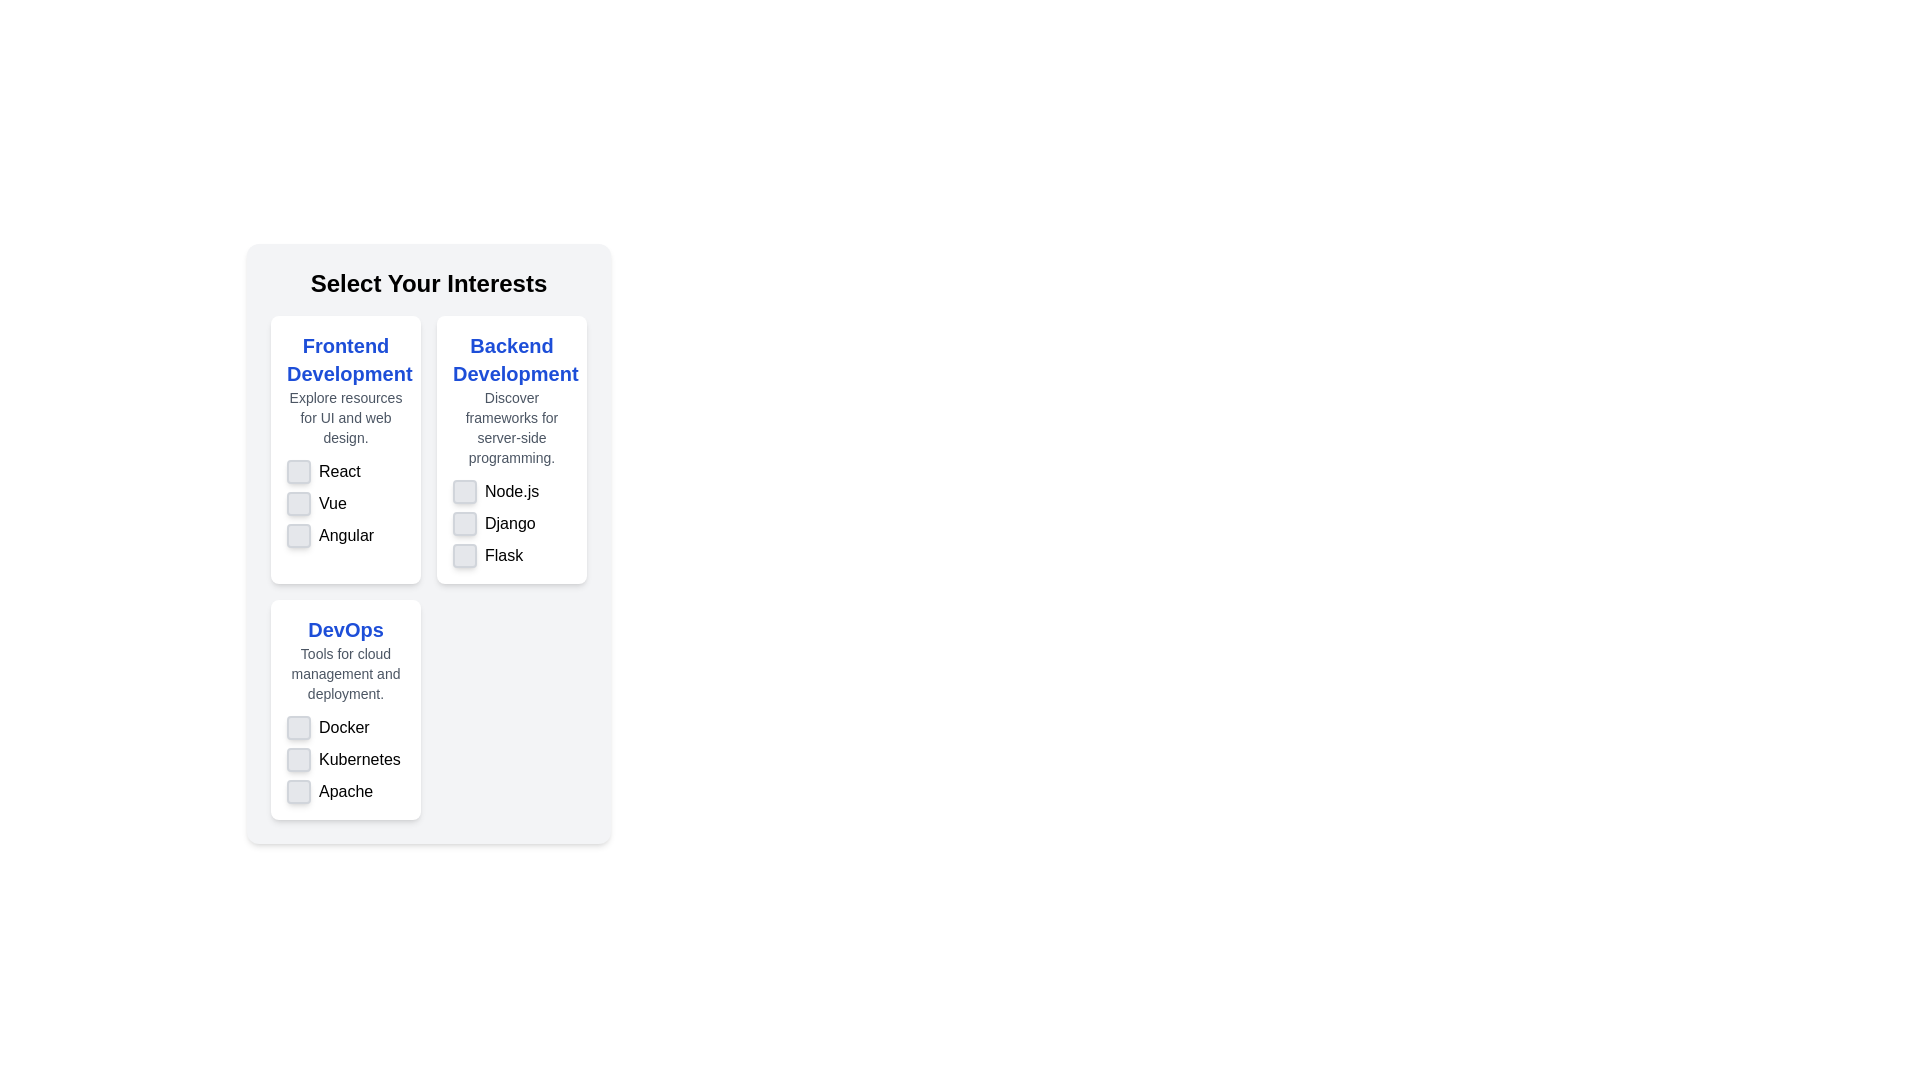 The height and width of the screenshot is (1080, 1920). Describe the element at coordinates (345, 471) in the screenshot. I see `the checkbox next to the 'React' label` at that location.